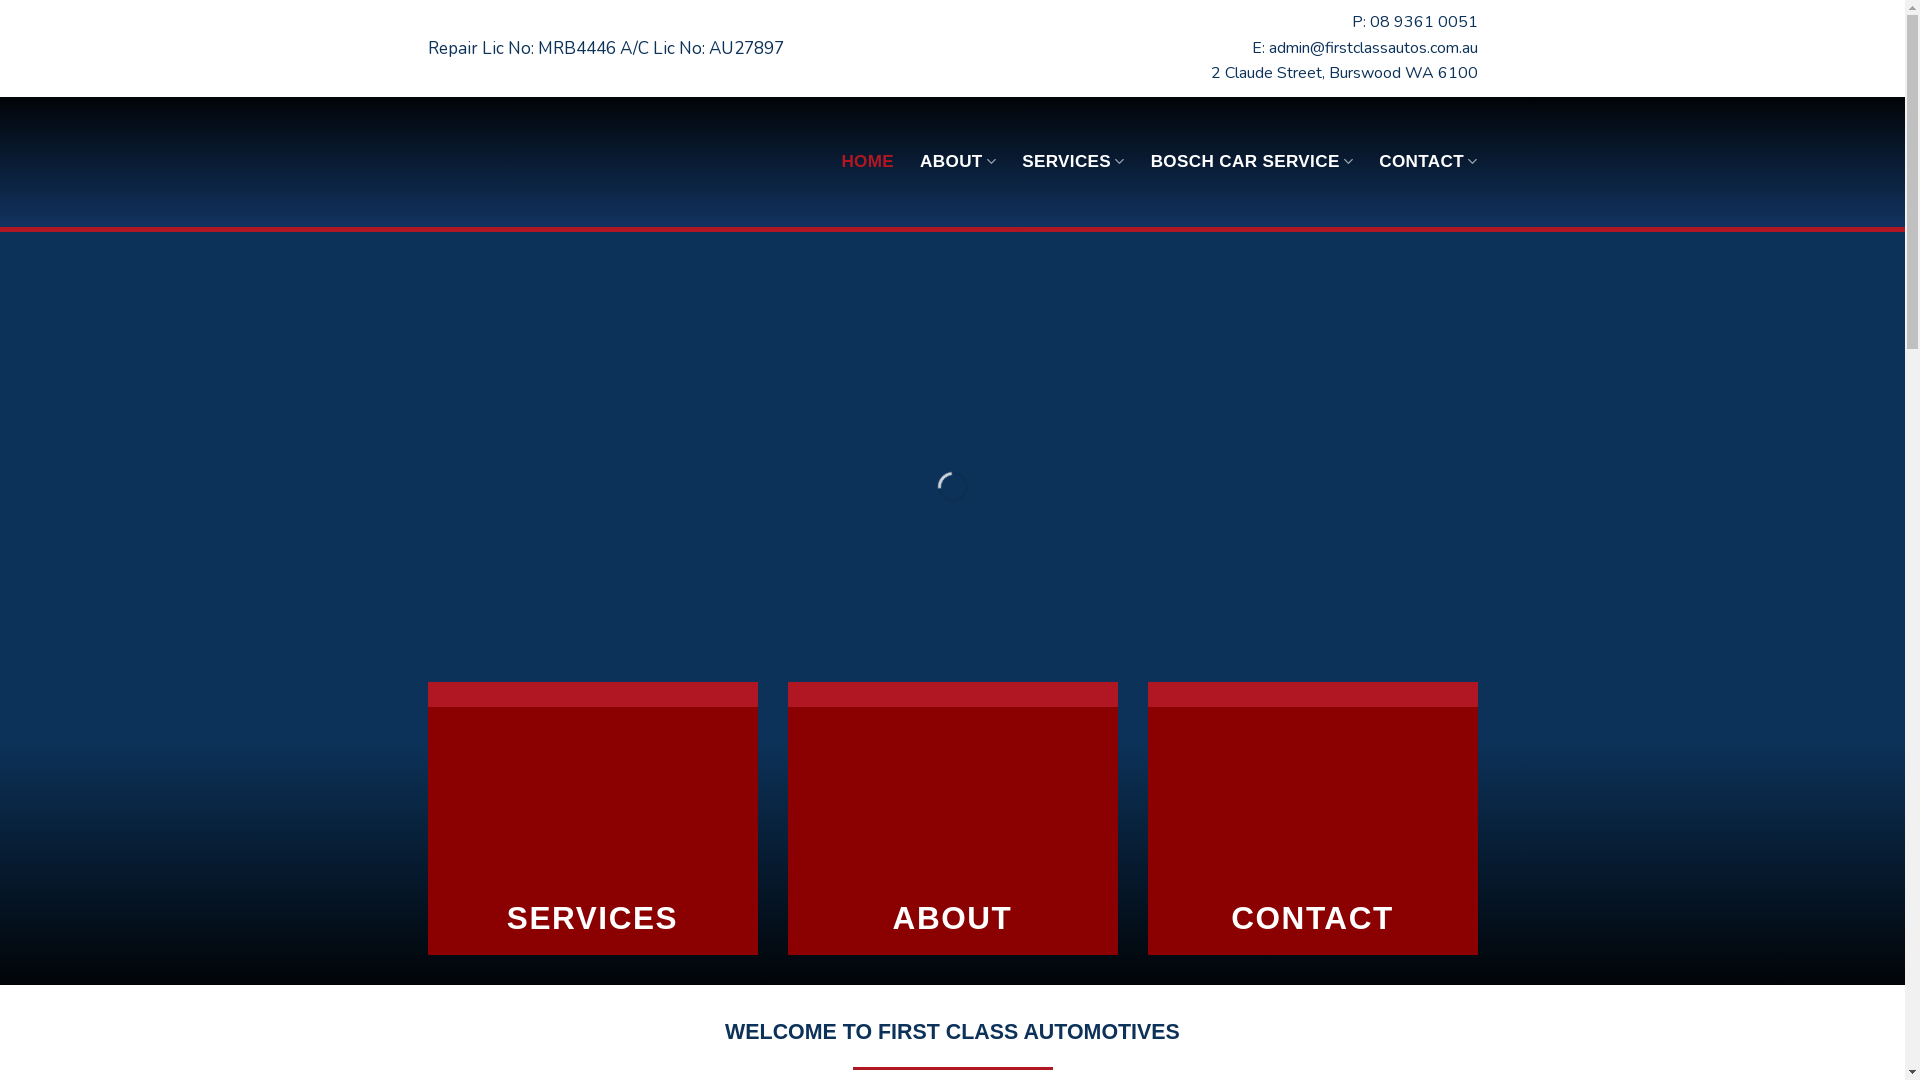 This screenshot has width=1920, height=1080. I want to click on 'E: admin@firstclassautos.com.au', so click(1251, 46).